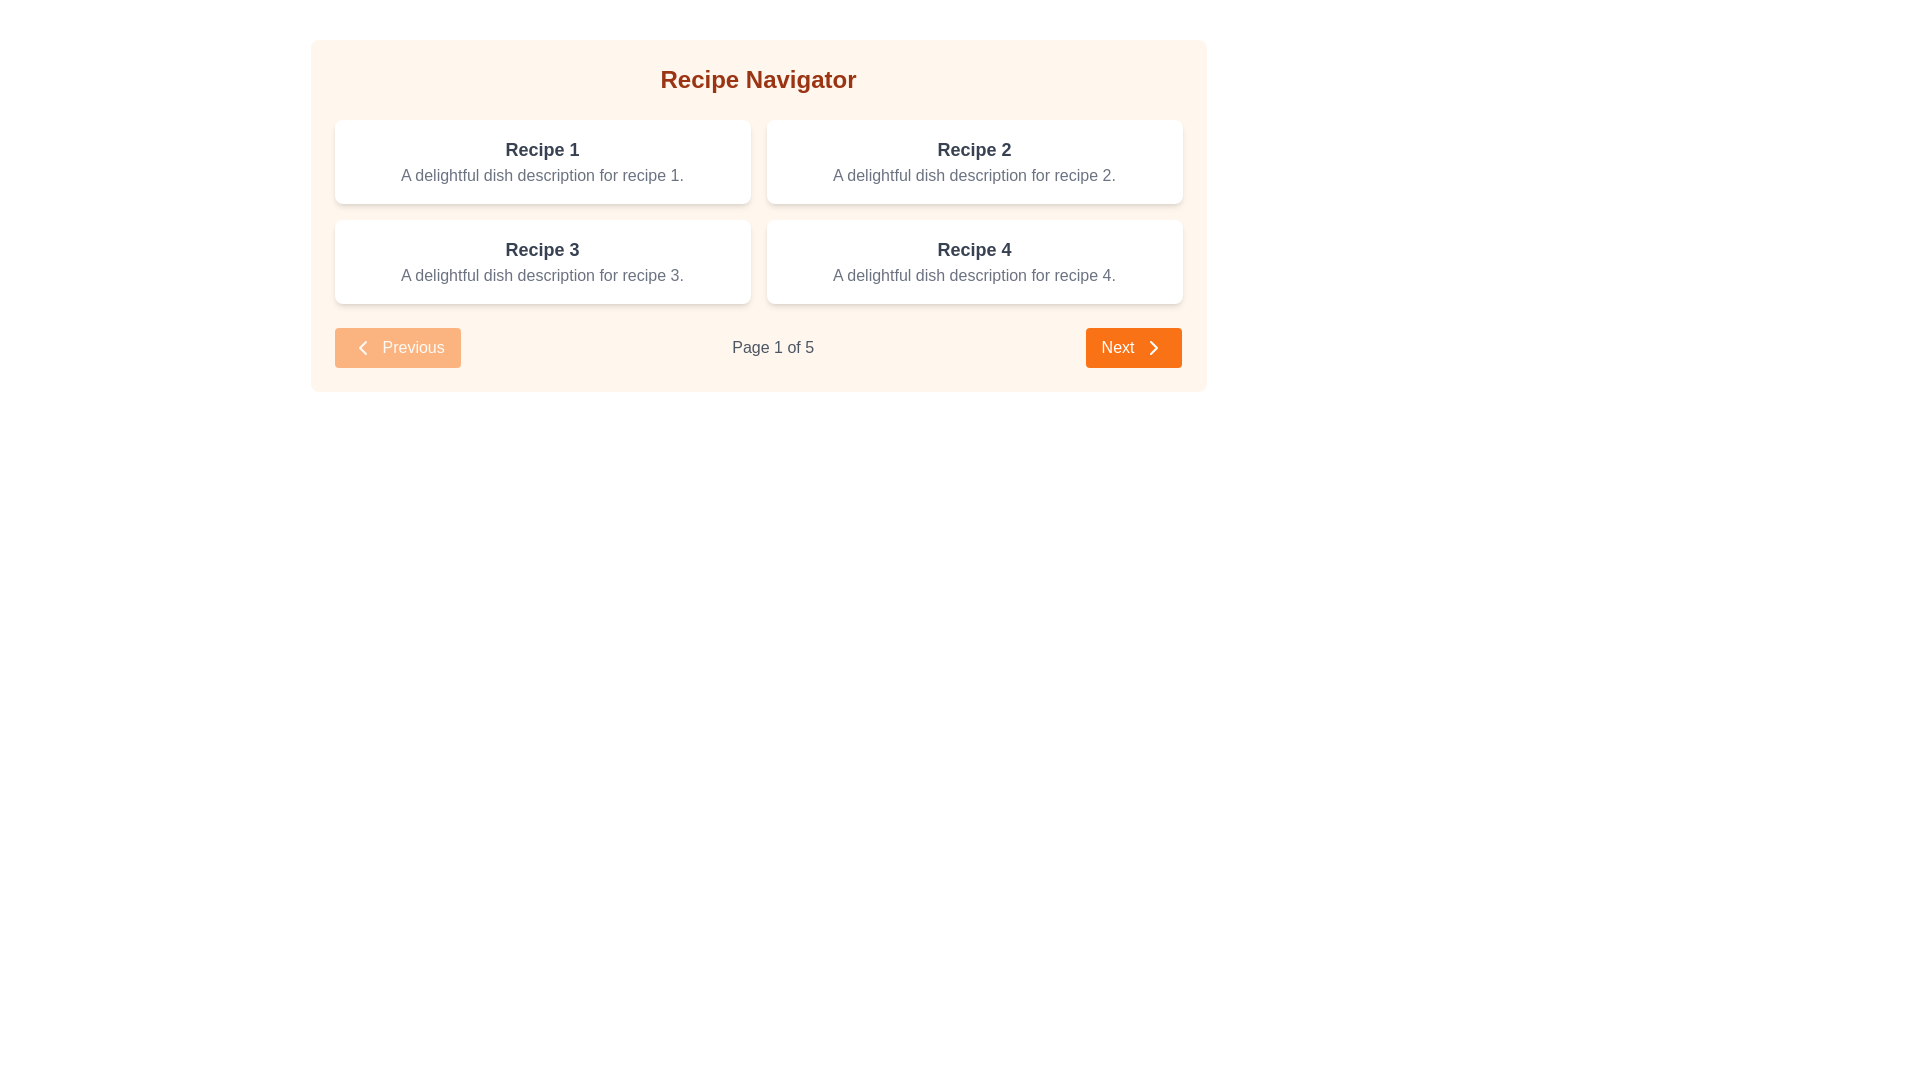  Describe the element at coordinates (397, 346) in the screenshot. I see `the 'Previous' button with an orange background and a left-pointing chevron icon` at that location.